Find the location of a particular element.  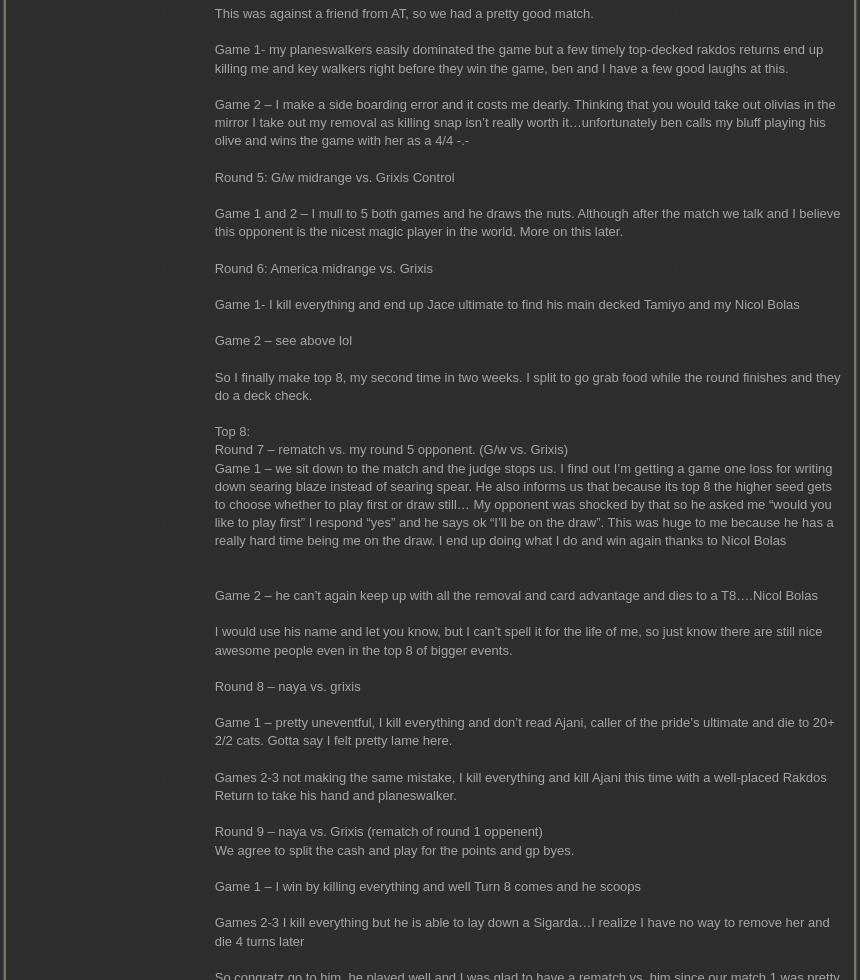

'Game 1- I kill everything and end up Jace ultimate to find his main decked Tamiyo and my Nicol Bolas' is located at coordinates (505, 303).